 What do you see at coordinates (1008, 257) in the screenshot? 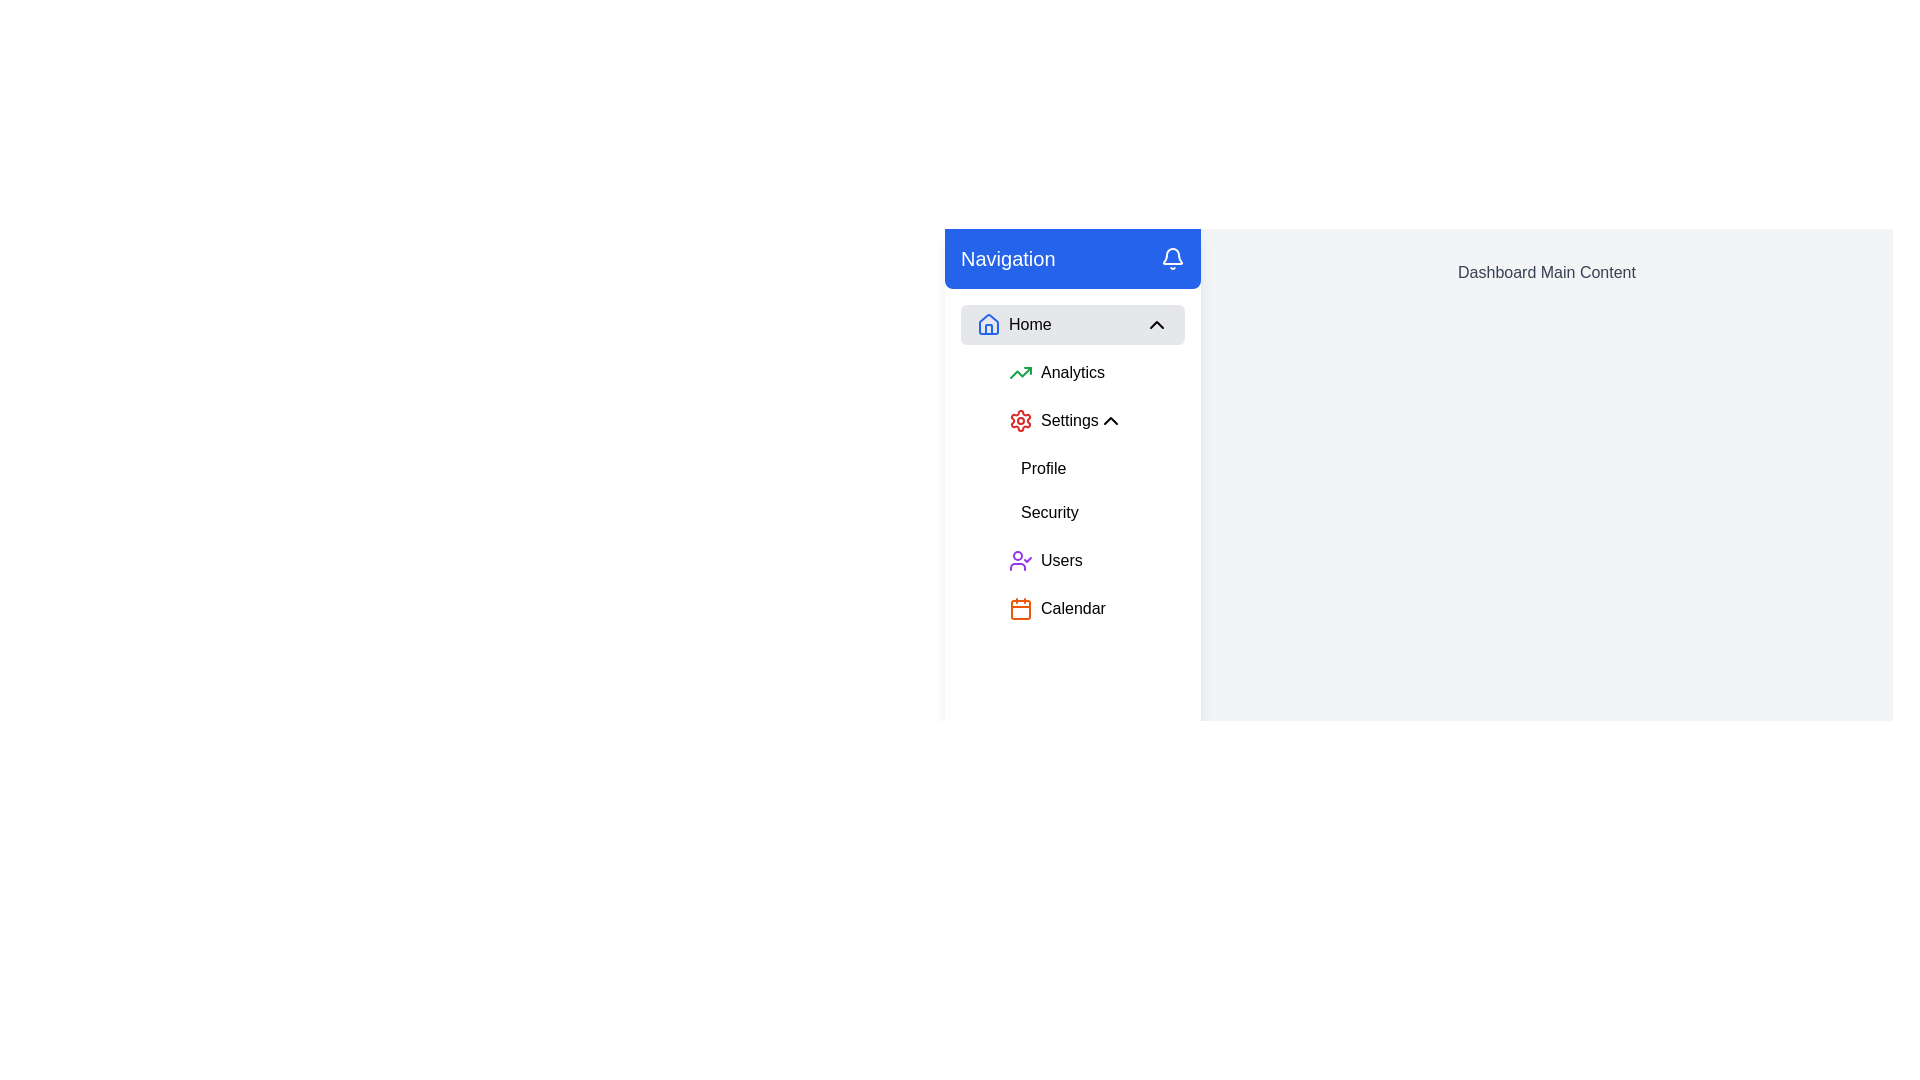
I see `the 'Navigation' text label, which is displayed in large, bold white font on a rich blue background, located in the header section of the vertical navigation sidebar` at bounding box center [1008, 257].